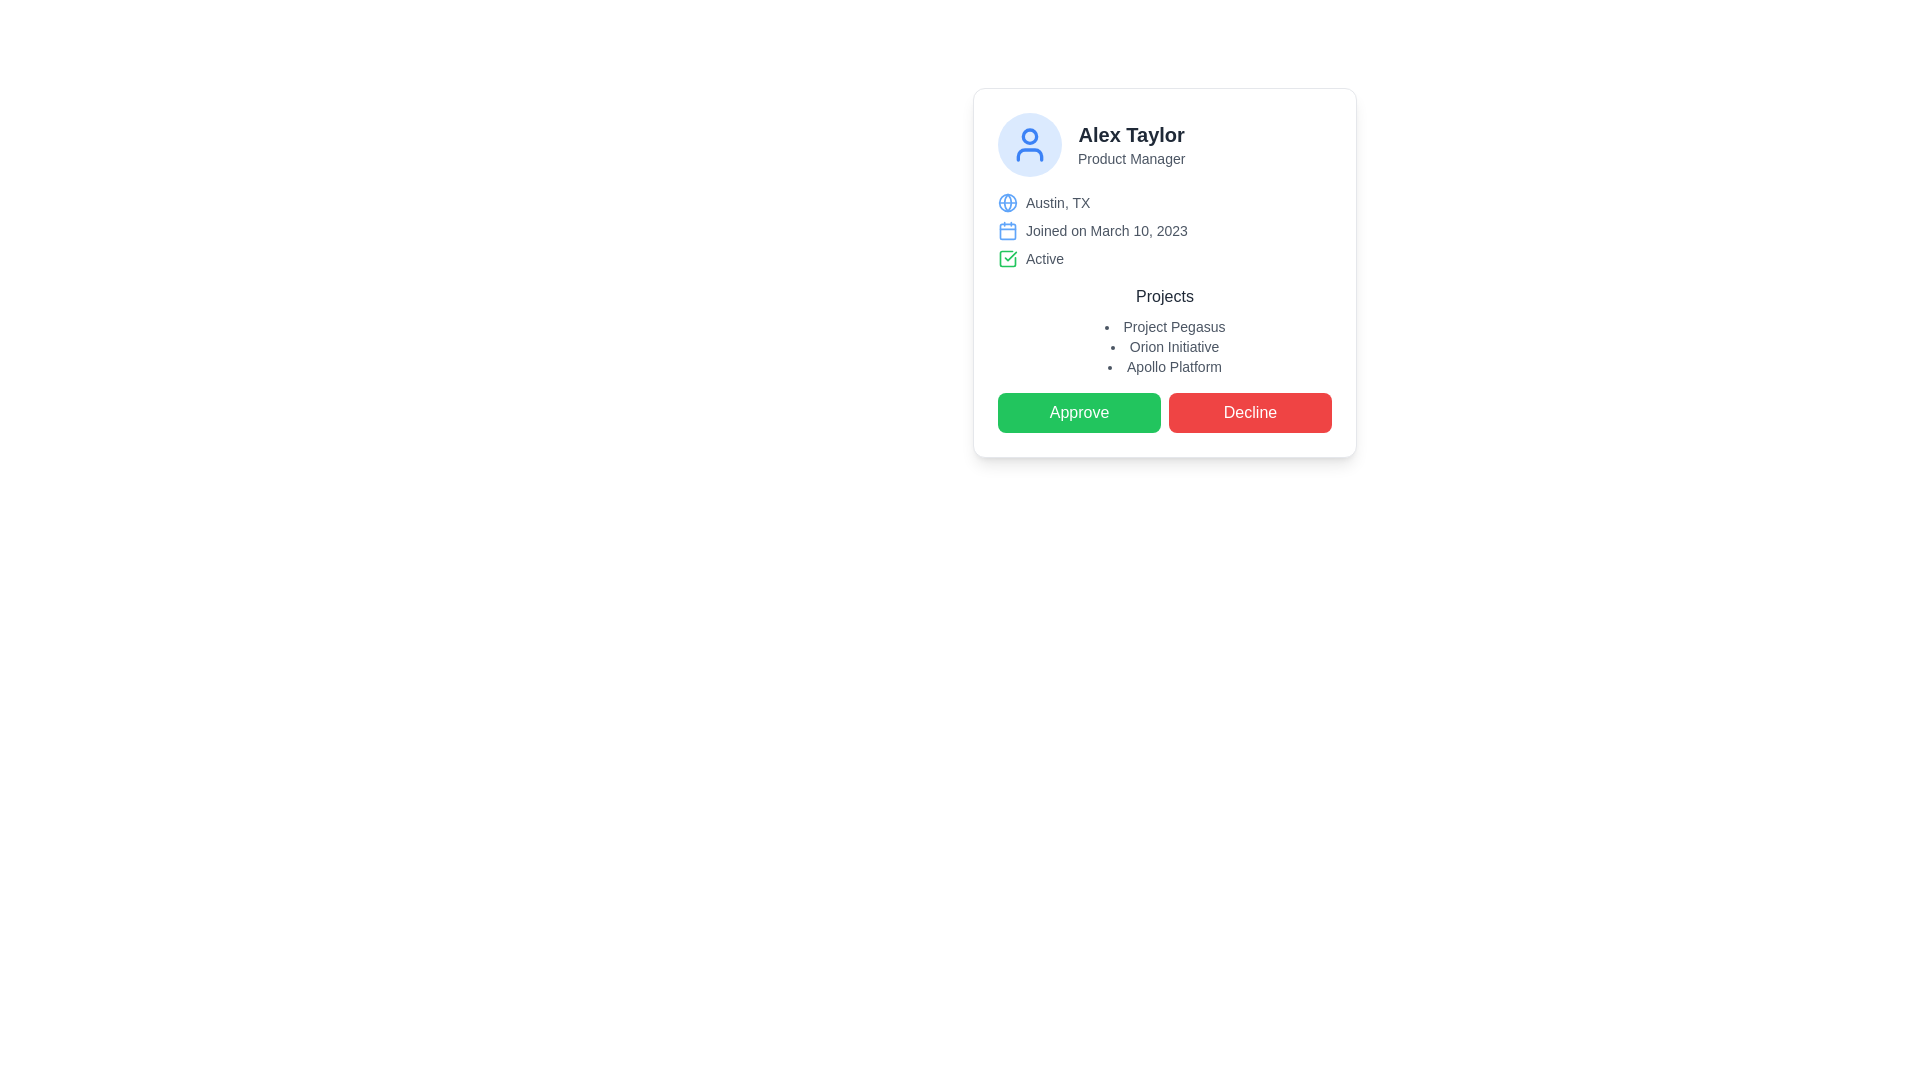  Describe the element at coordinates (1044, 257) in the screenshot. I see `the status informational Text label located within the profile card, positioned to the right of the green checkmark icon` at that location.